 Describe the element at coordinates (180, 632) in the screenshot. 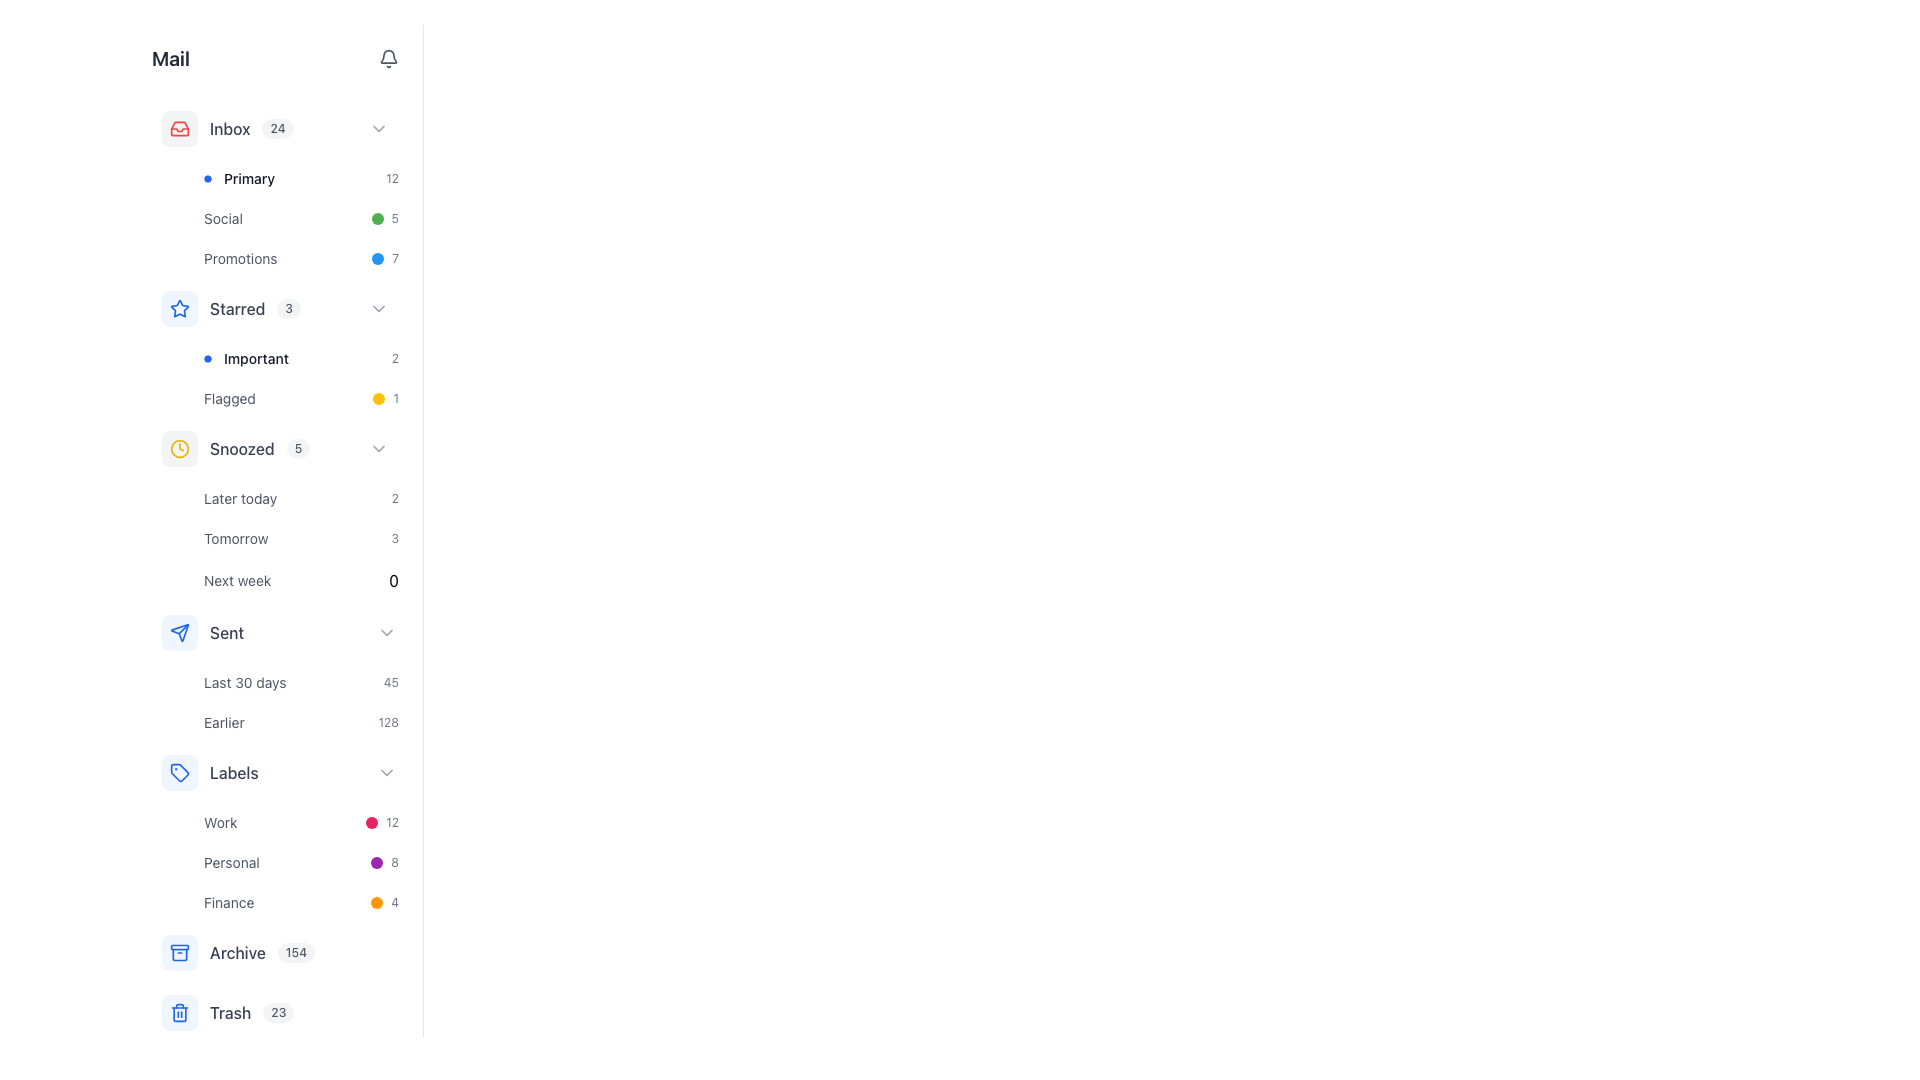

I see `the paper plane icon in the sidebar navigation, which is styled as a button with a light blue background and is positioned to the left of the 'Sent' label` at that location.